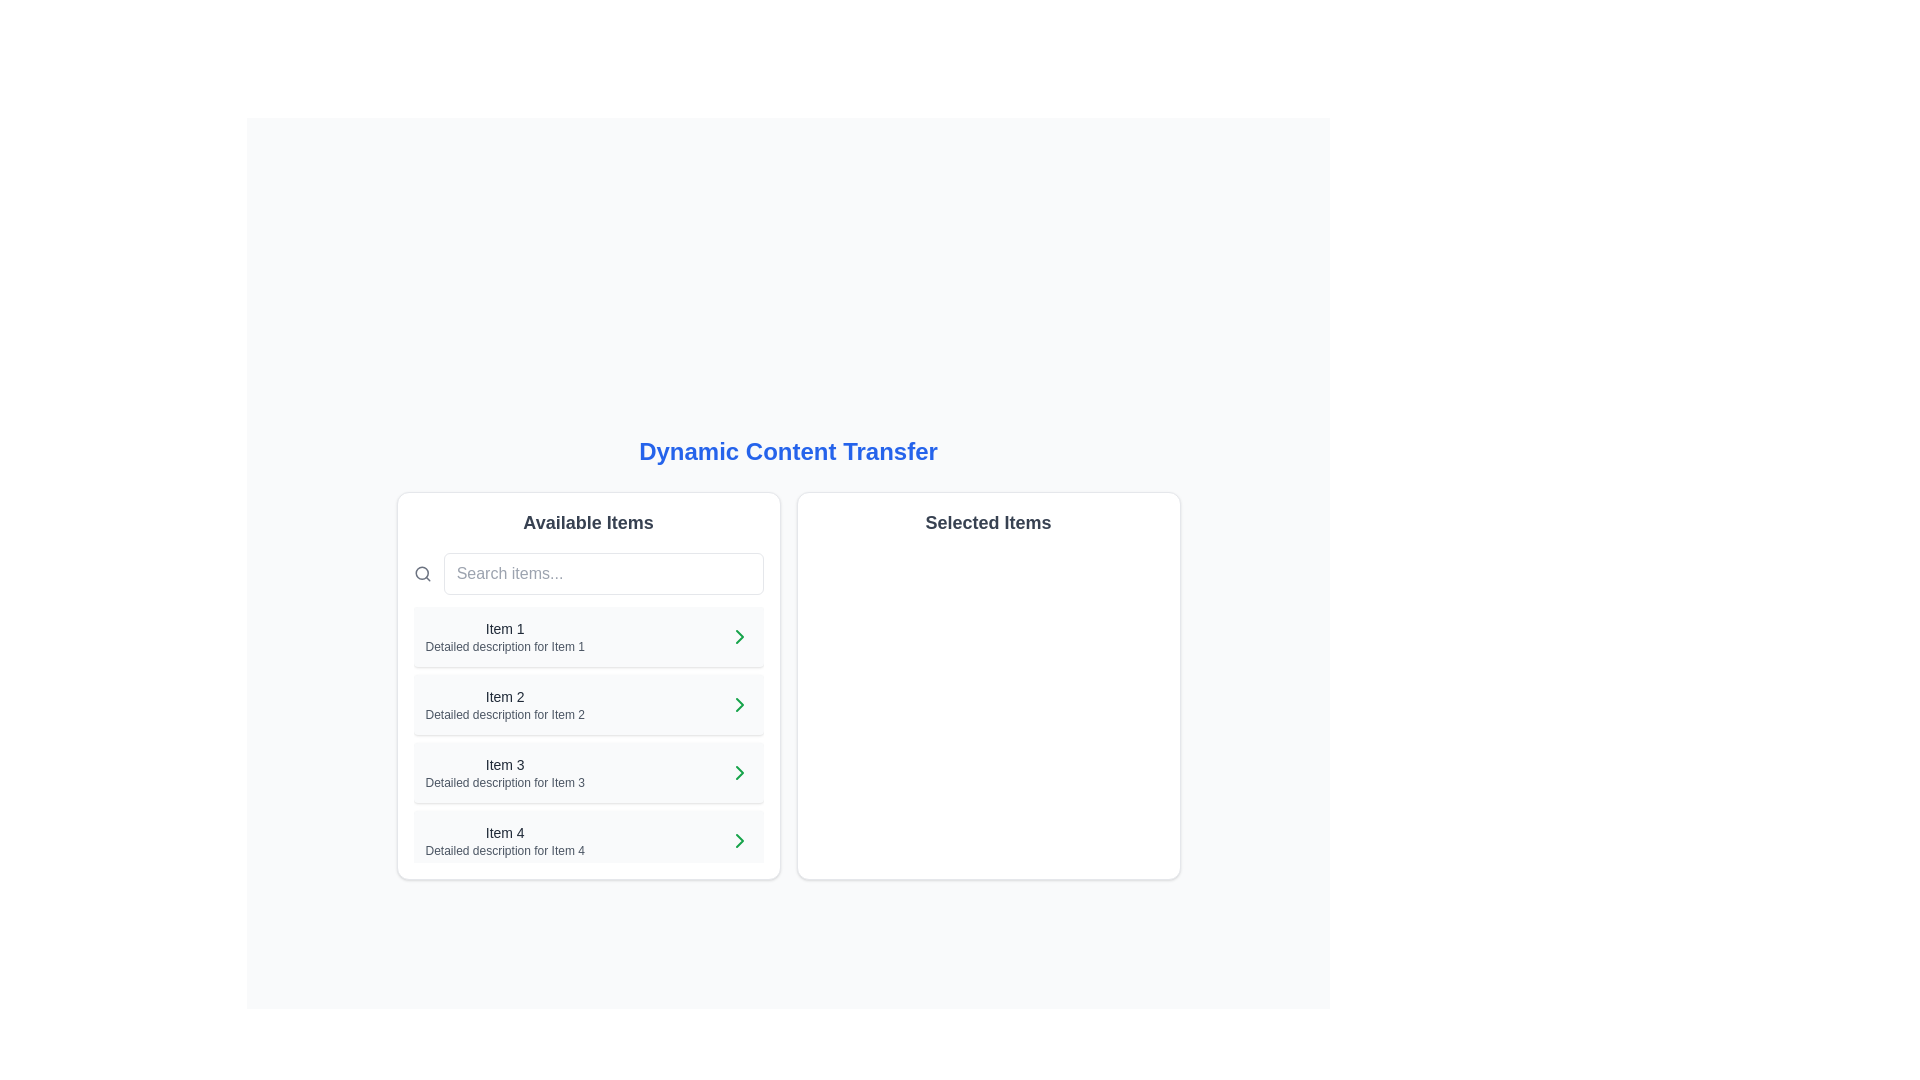 This screenshot has width=1920, height=1080. Describe the element at coordinates (505, 647) in the screenshot. I see `text content of the small-sized gray text label displaying 'Detailed description for Item 1', located below the bold text 'Item 1' in the 'Available Items' section` at that location.